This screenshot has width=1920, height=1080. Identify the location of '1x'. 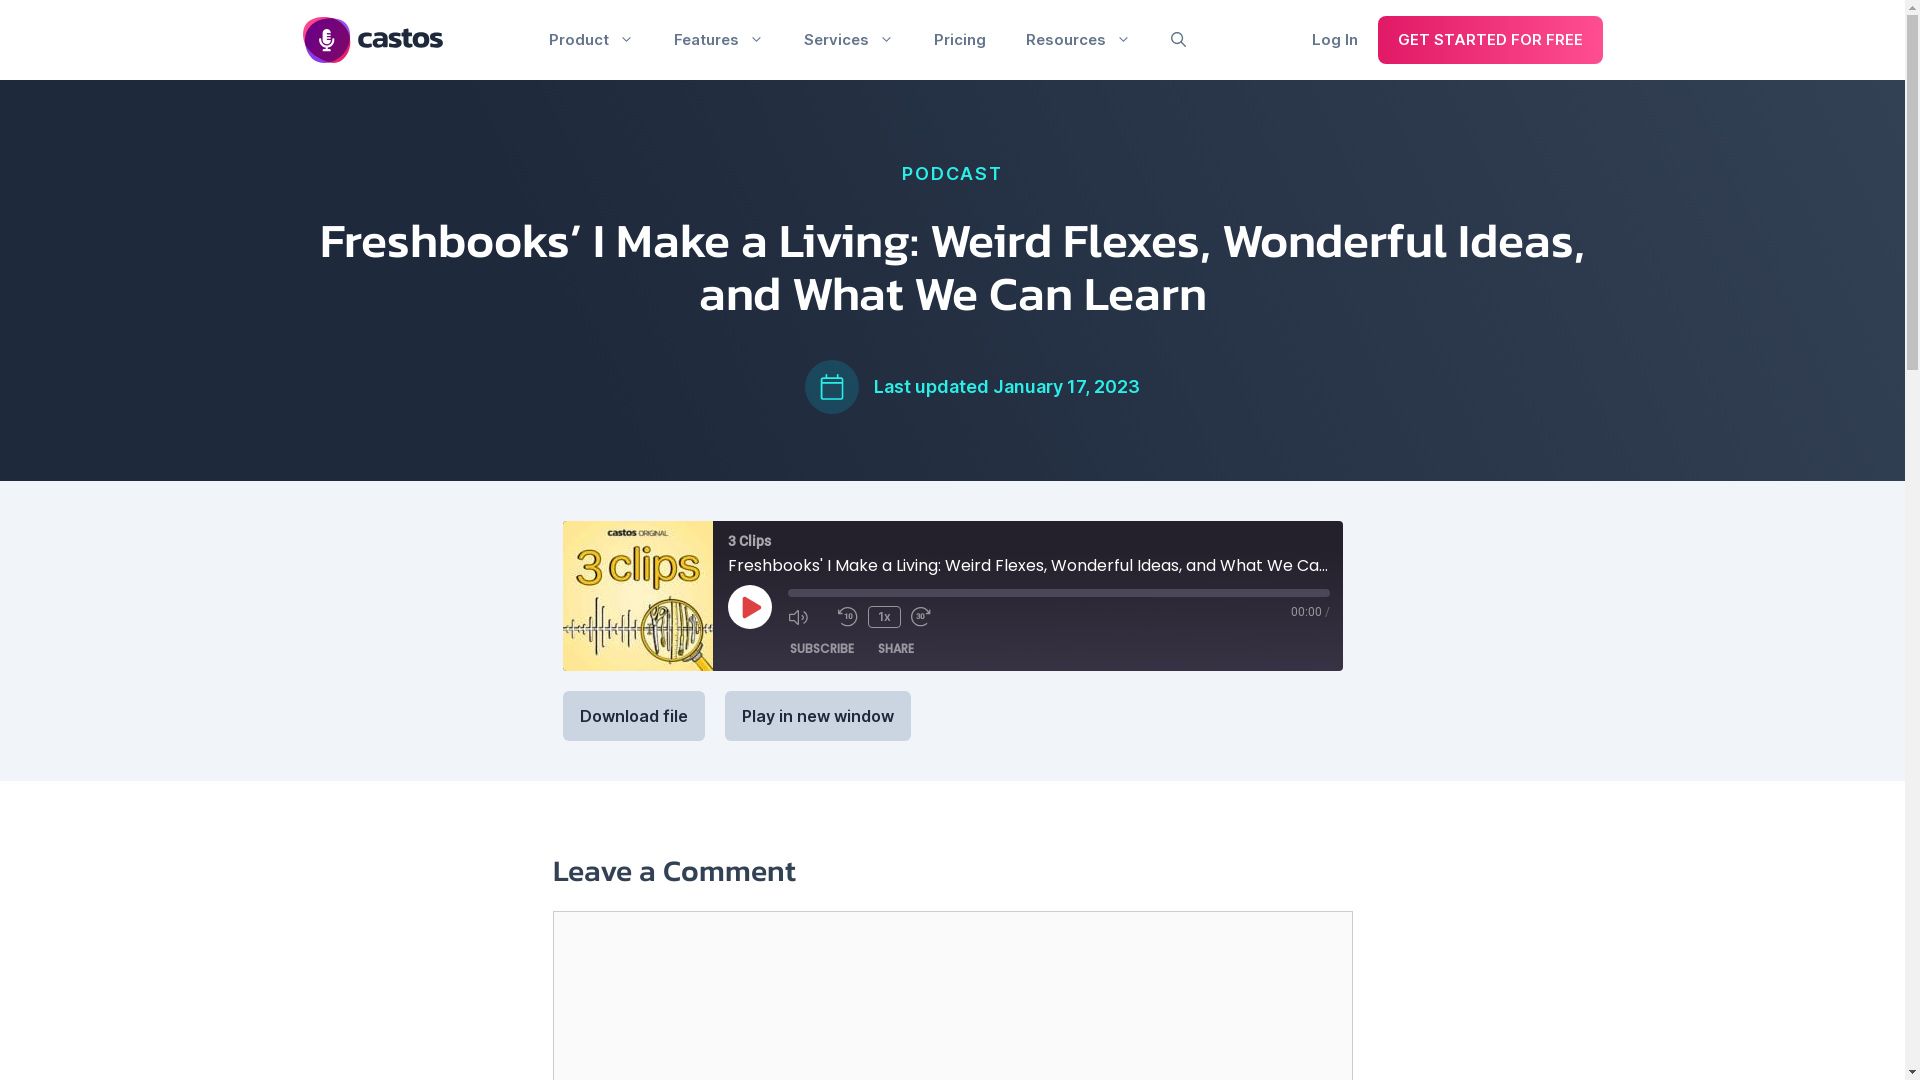
(883, 616).